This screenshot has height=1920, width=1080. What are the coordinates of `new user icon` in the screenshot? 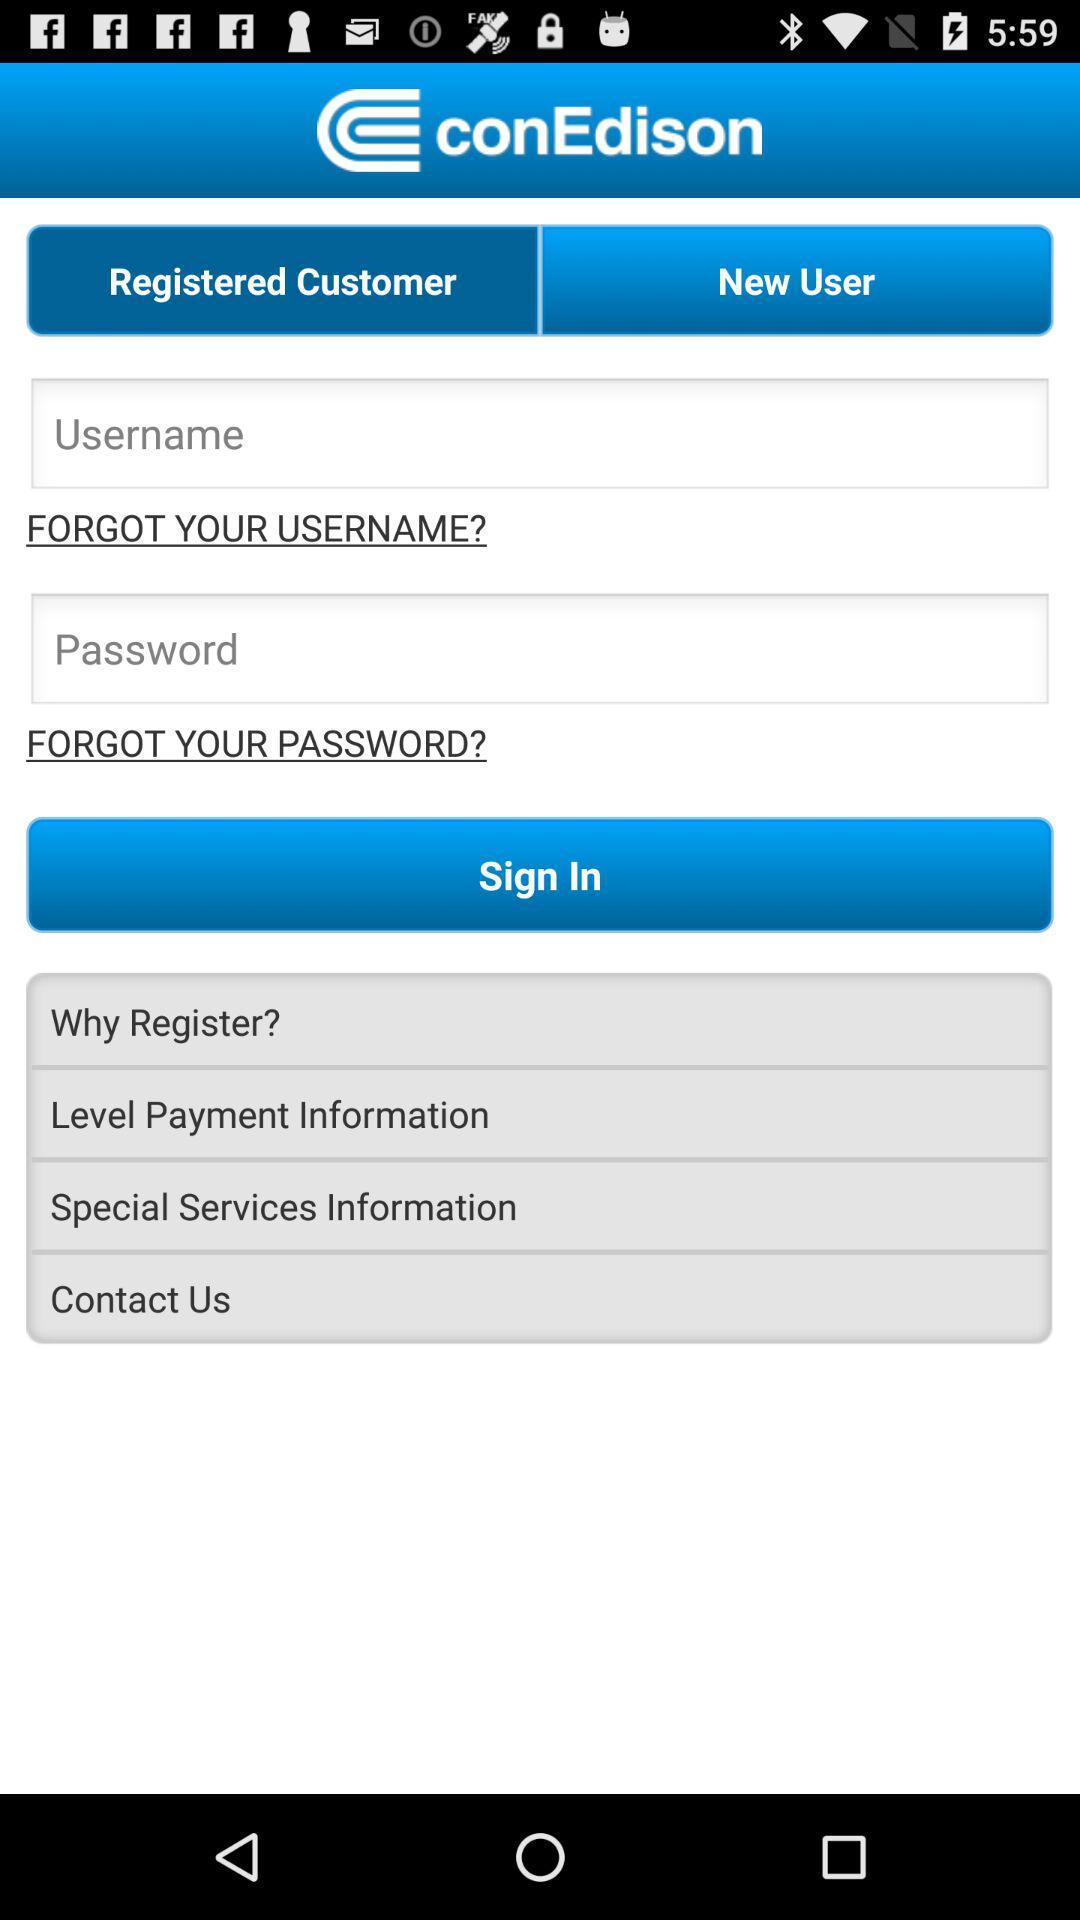 It's located at (795, 279).